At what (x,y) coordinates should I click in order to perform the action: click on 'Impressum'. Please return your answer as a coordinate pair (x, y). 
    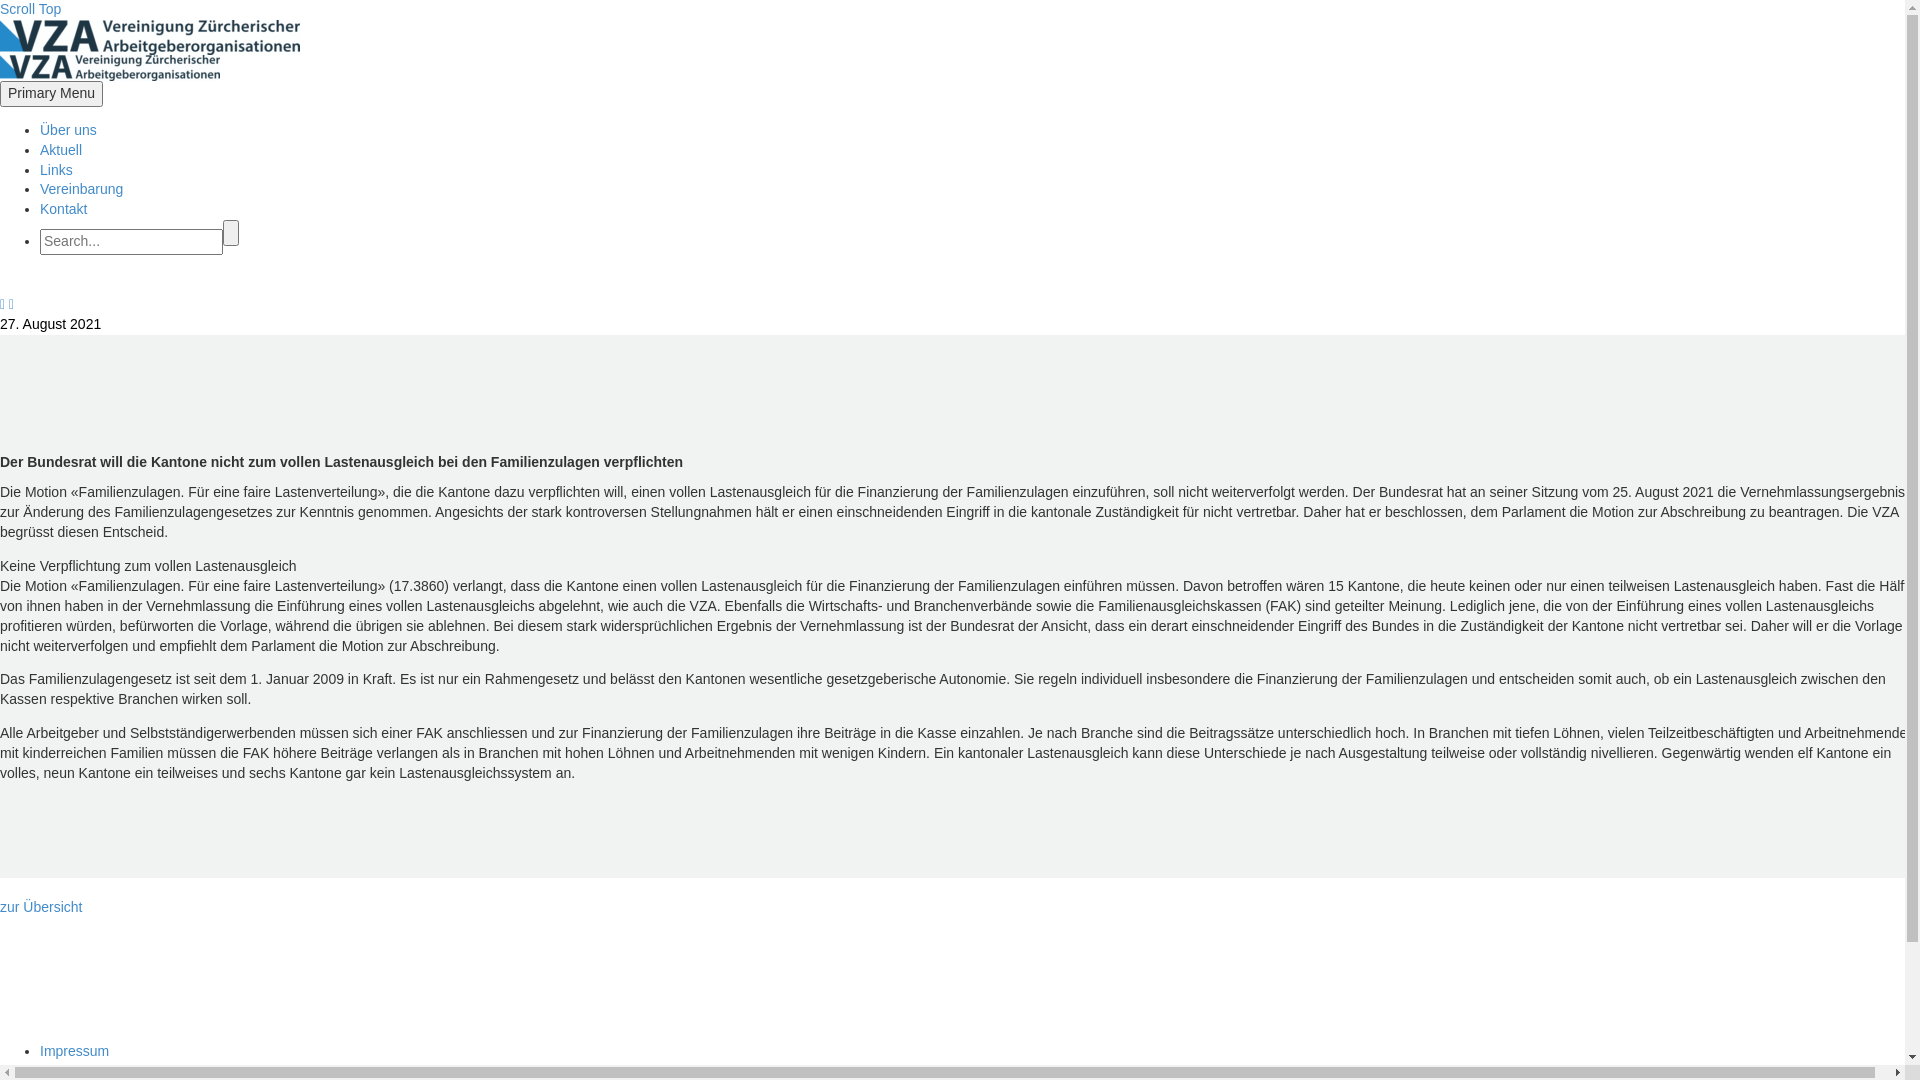
    Looking at the image, I should click on (39, 1049).